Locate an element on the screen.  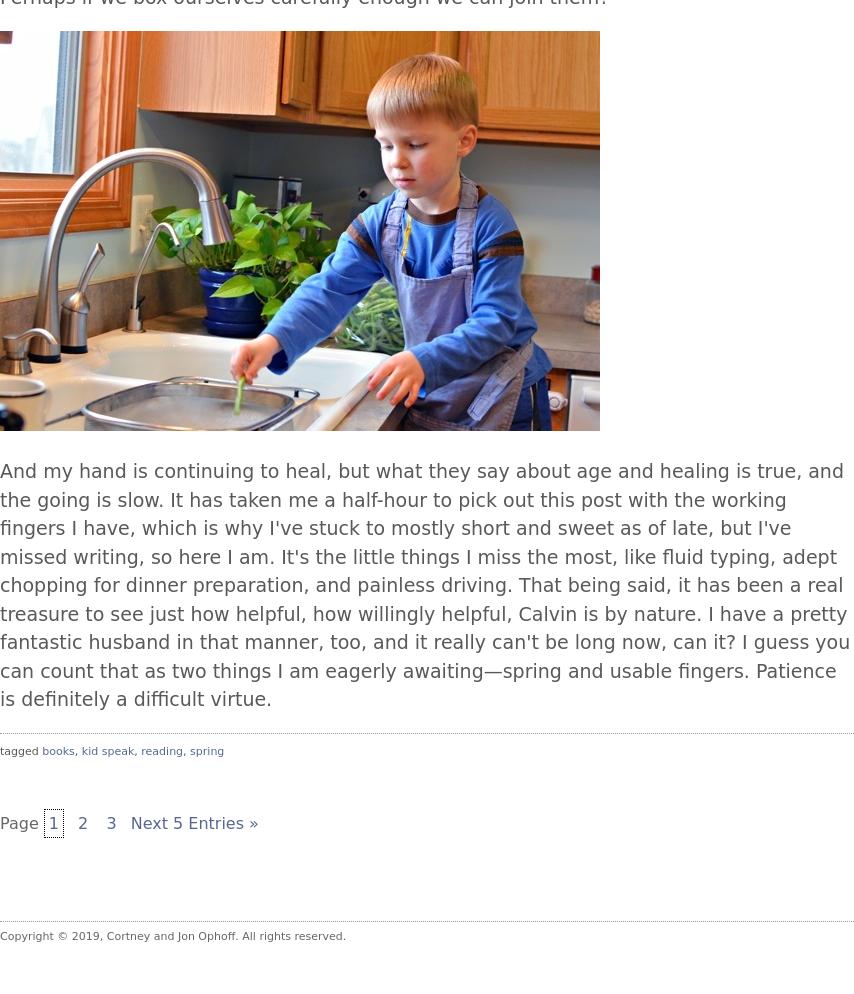
'3' is located at coordinates (111, 822).